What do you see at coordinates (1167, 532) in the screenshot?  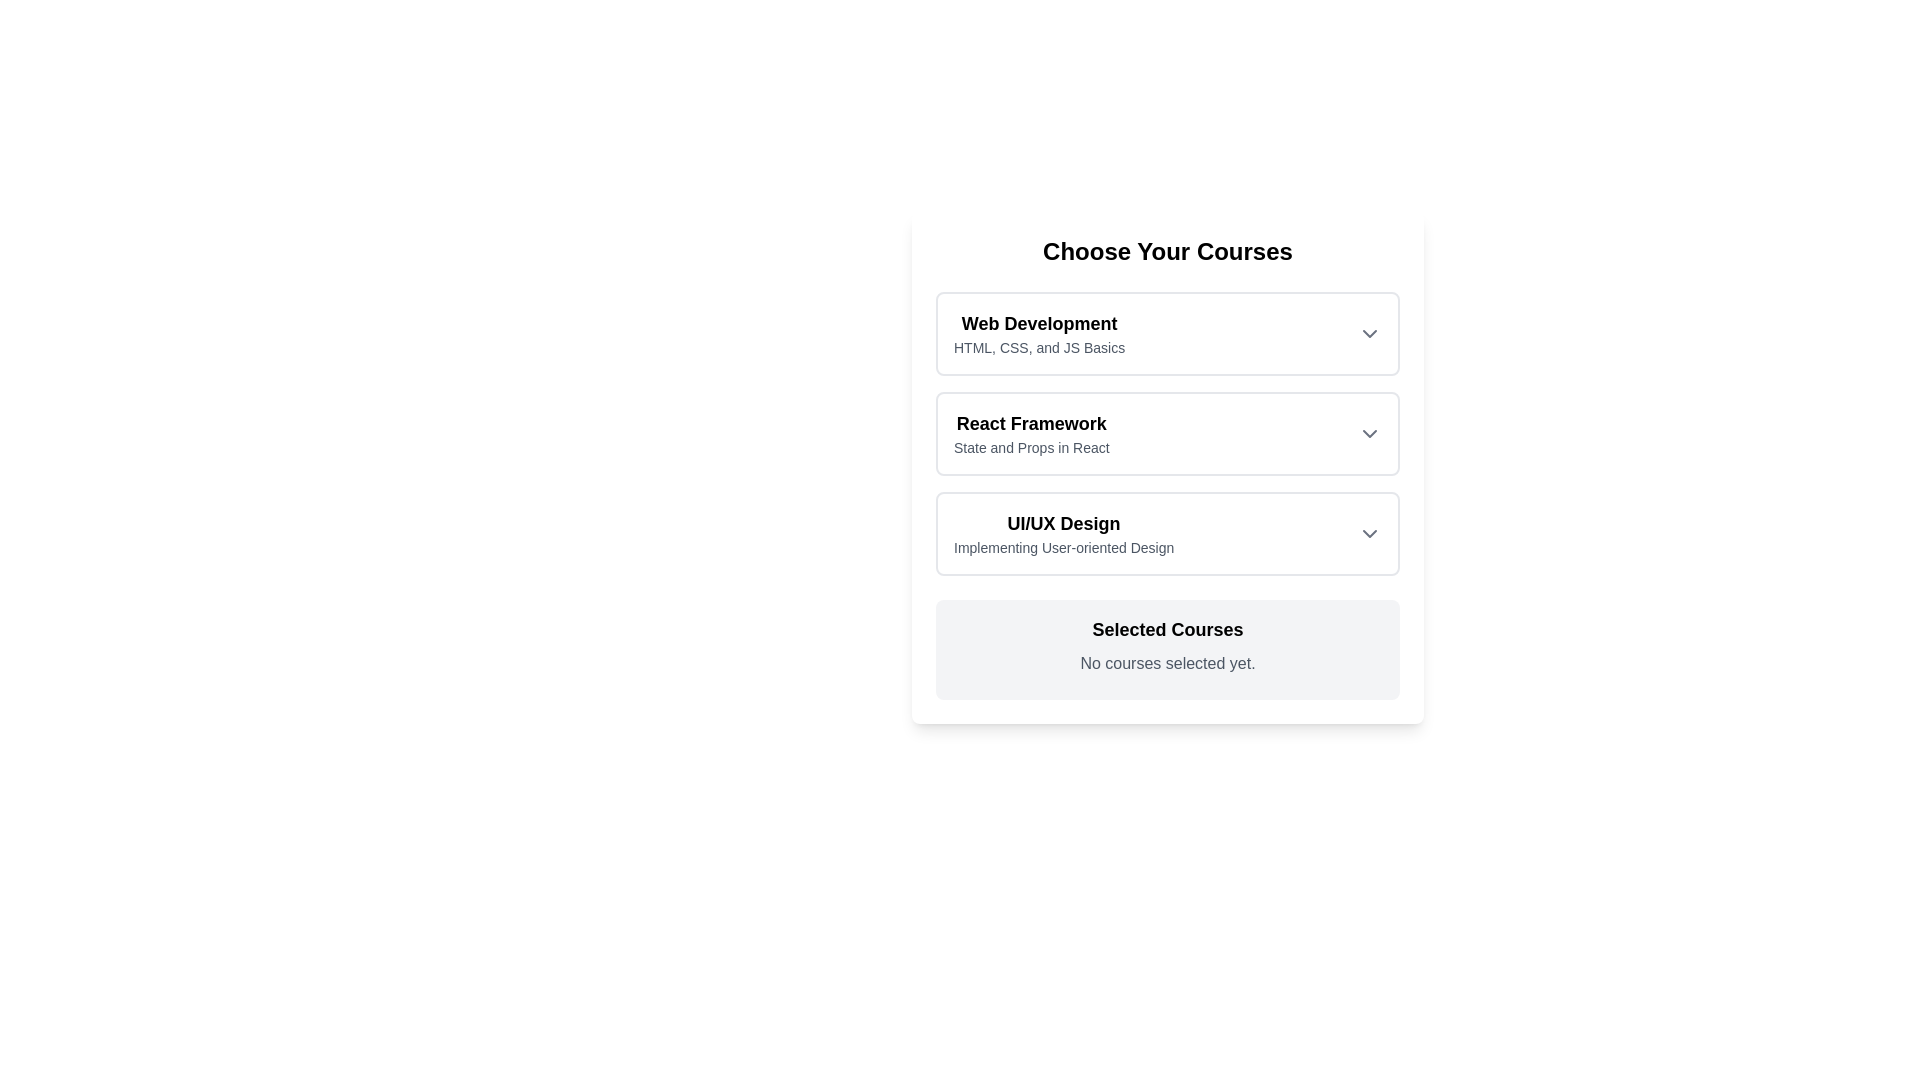 I see `the collapsible list item representing the course 'UI/UX Design', which is the third item in the course options list` at bounding box center [1167, 532].